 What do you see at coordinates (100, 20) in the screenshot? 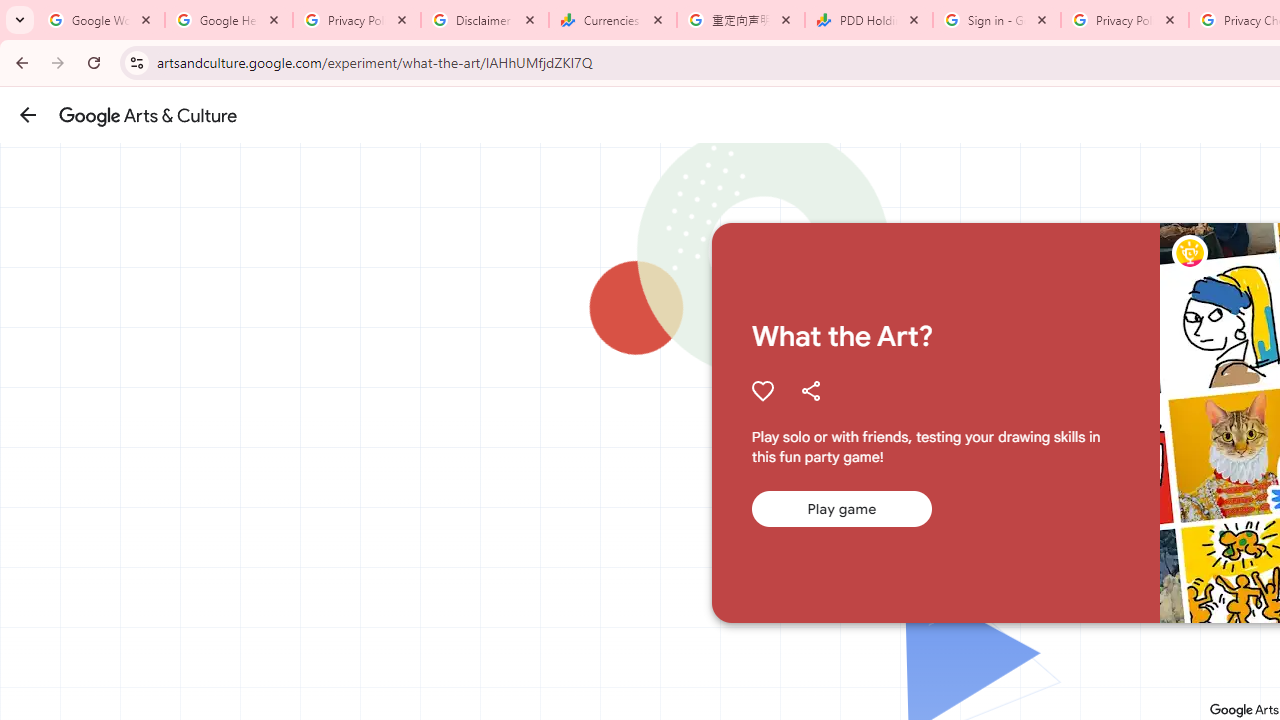
I see `'Google Workspace Admin Community'` at bounding box center [100, 20].